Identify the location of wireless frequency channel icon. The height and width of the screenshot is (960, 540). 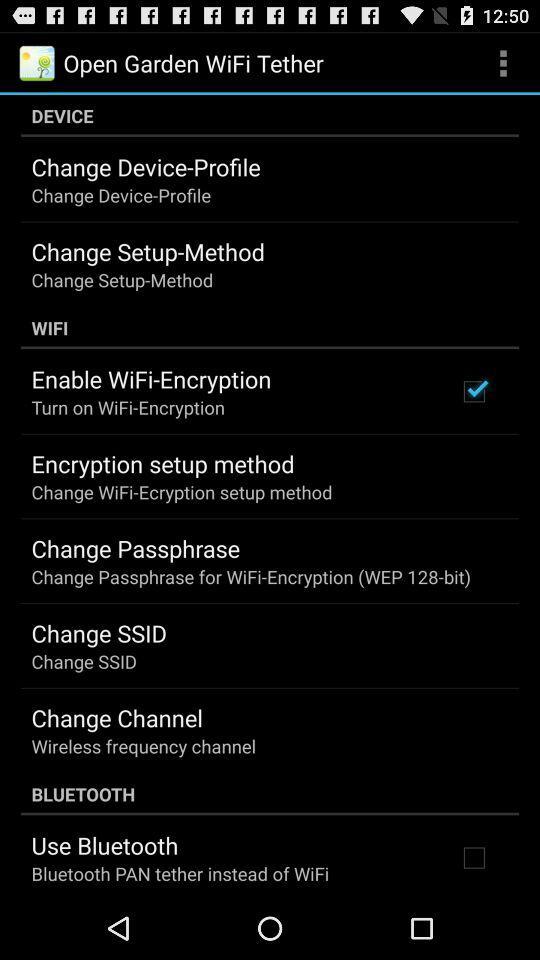
(142, 745).